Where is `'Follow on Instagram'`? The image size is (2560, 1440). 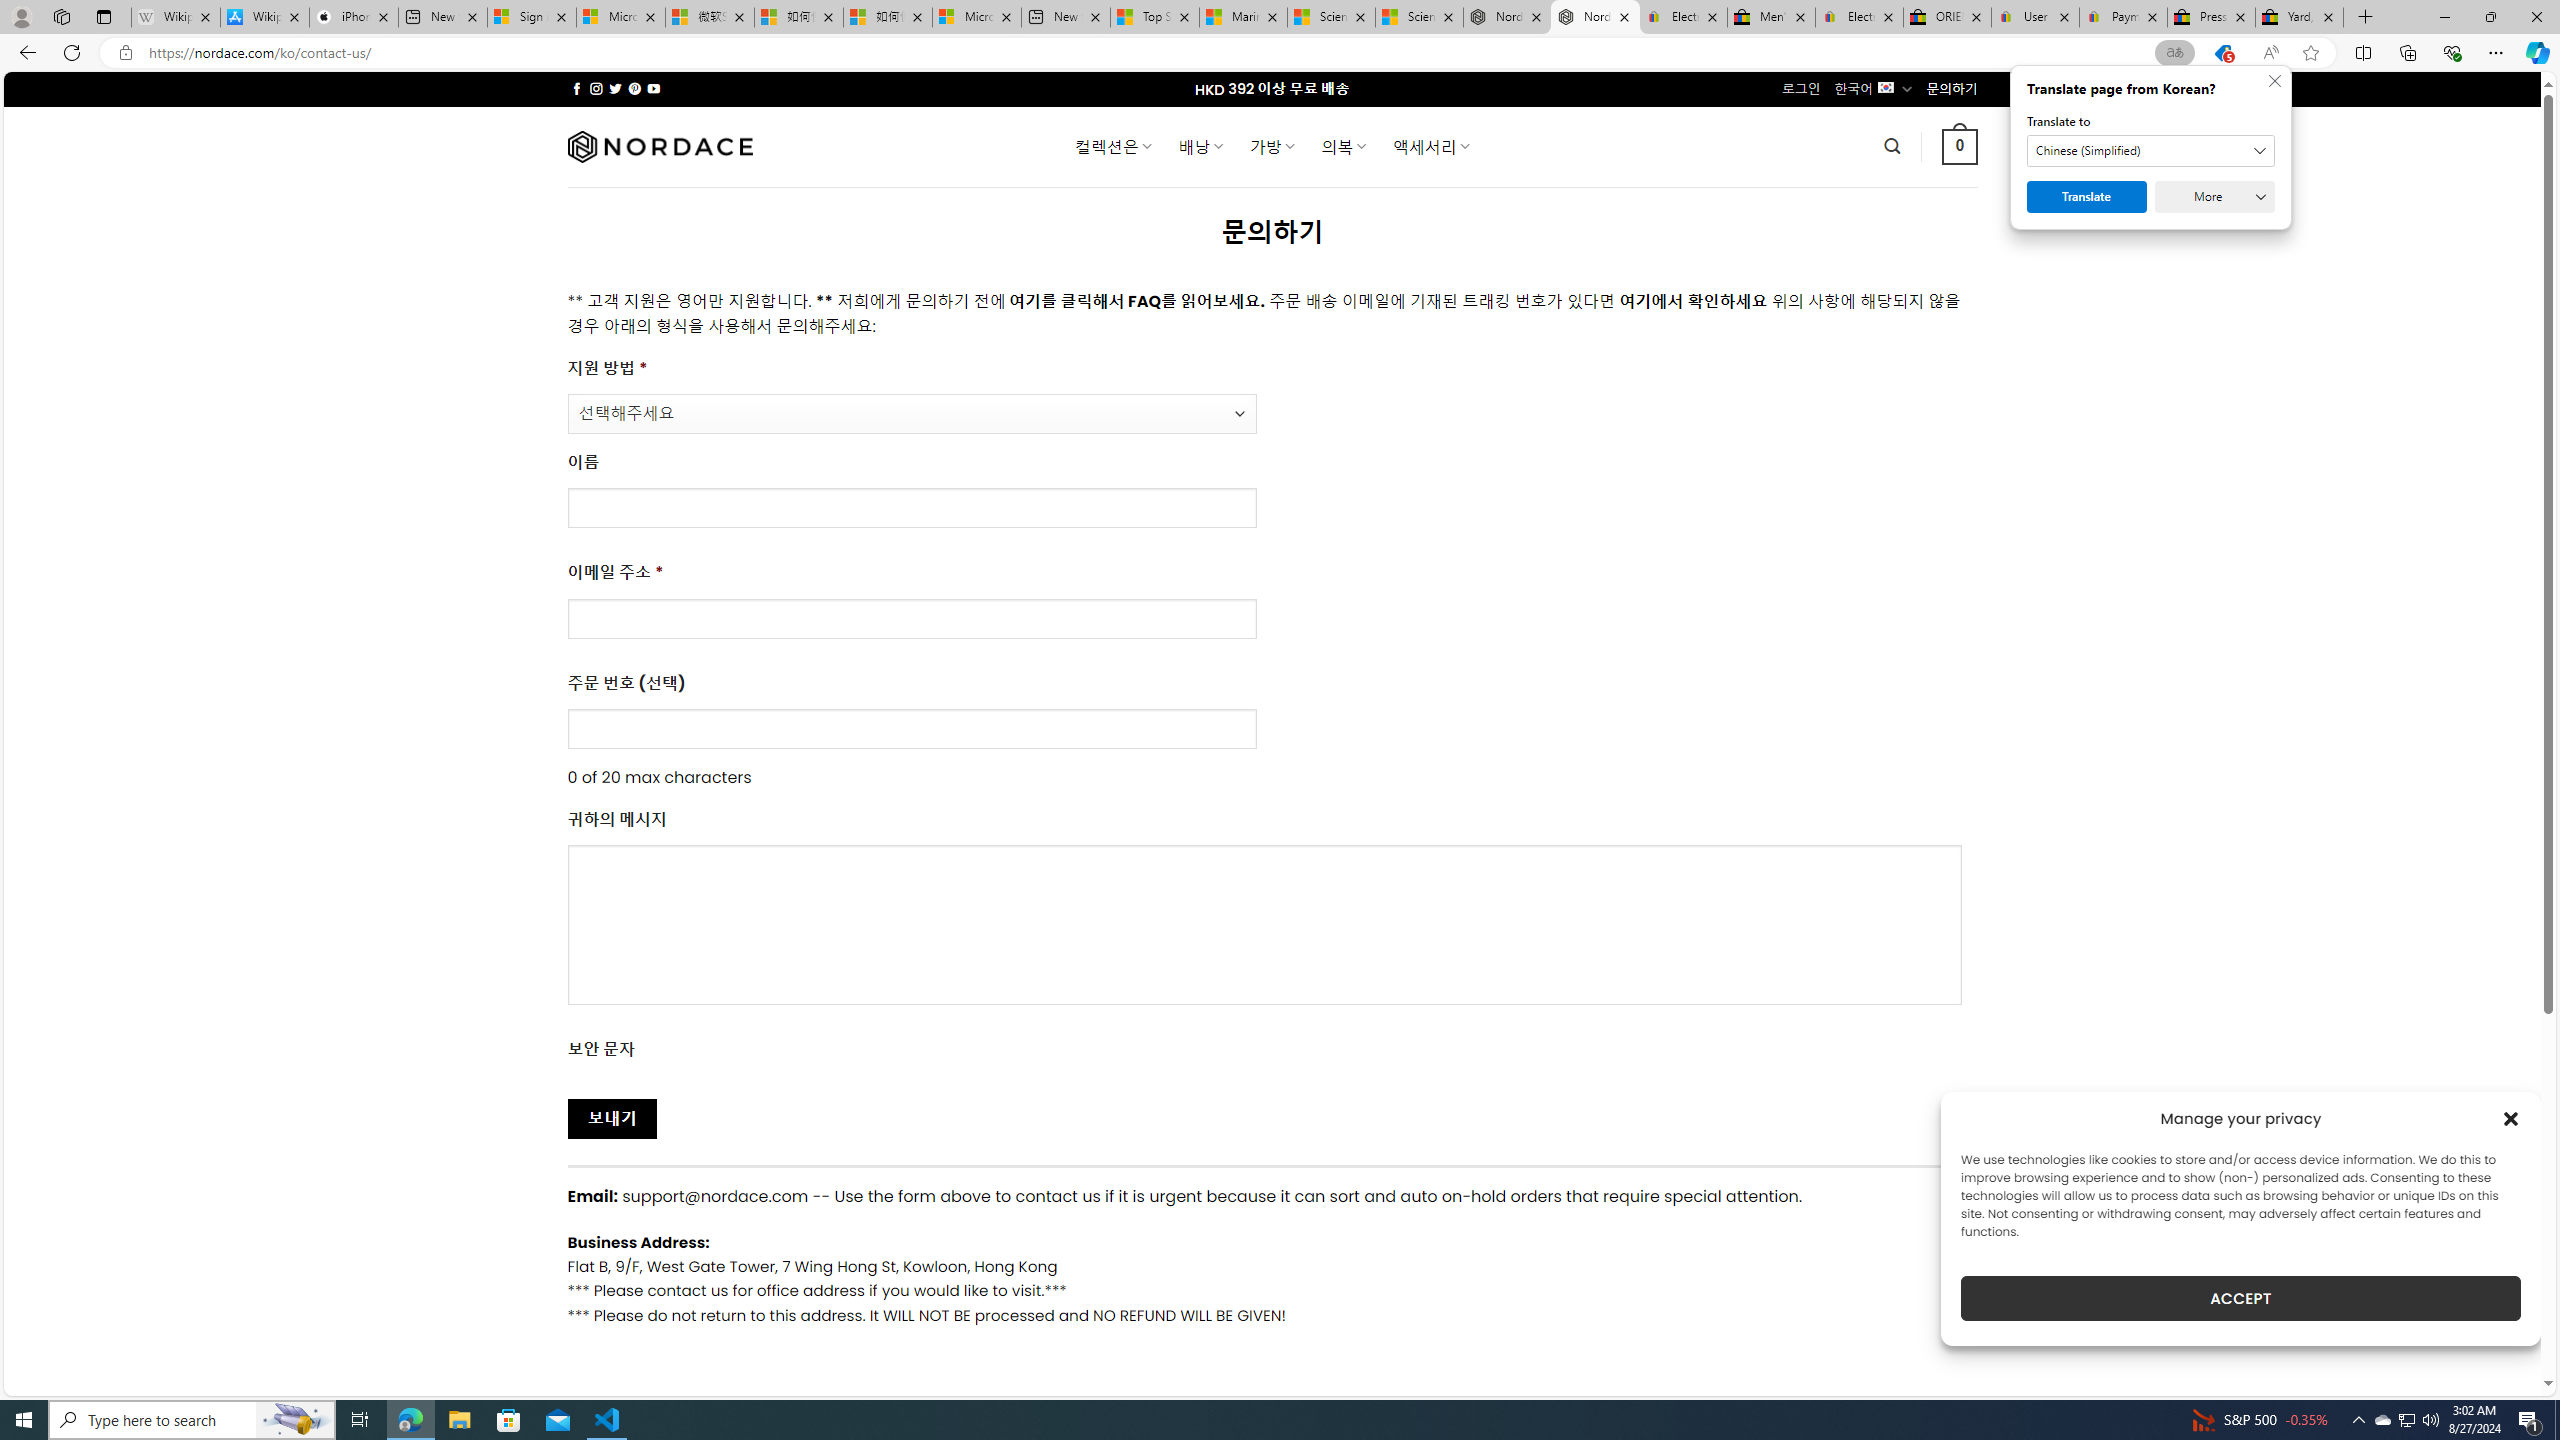 'Follow on Instagram' is located at coordinates (595, 88).